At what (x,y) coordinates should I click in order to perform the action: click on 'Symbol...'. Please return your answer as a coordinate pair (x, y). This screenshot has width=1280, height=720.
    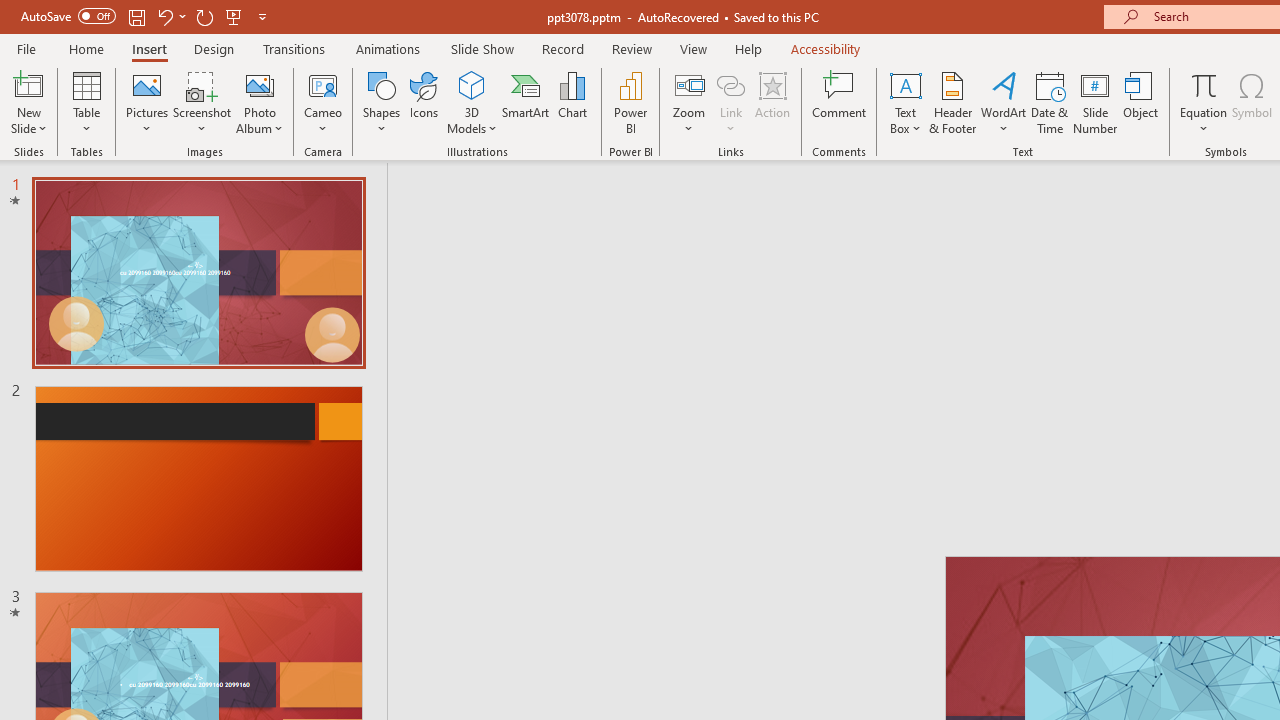
    Looking at the image, I should click on (1251, 103).